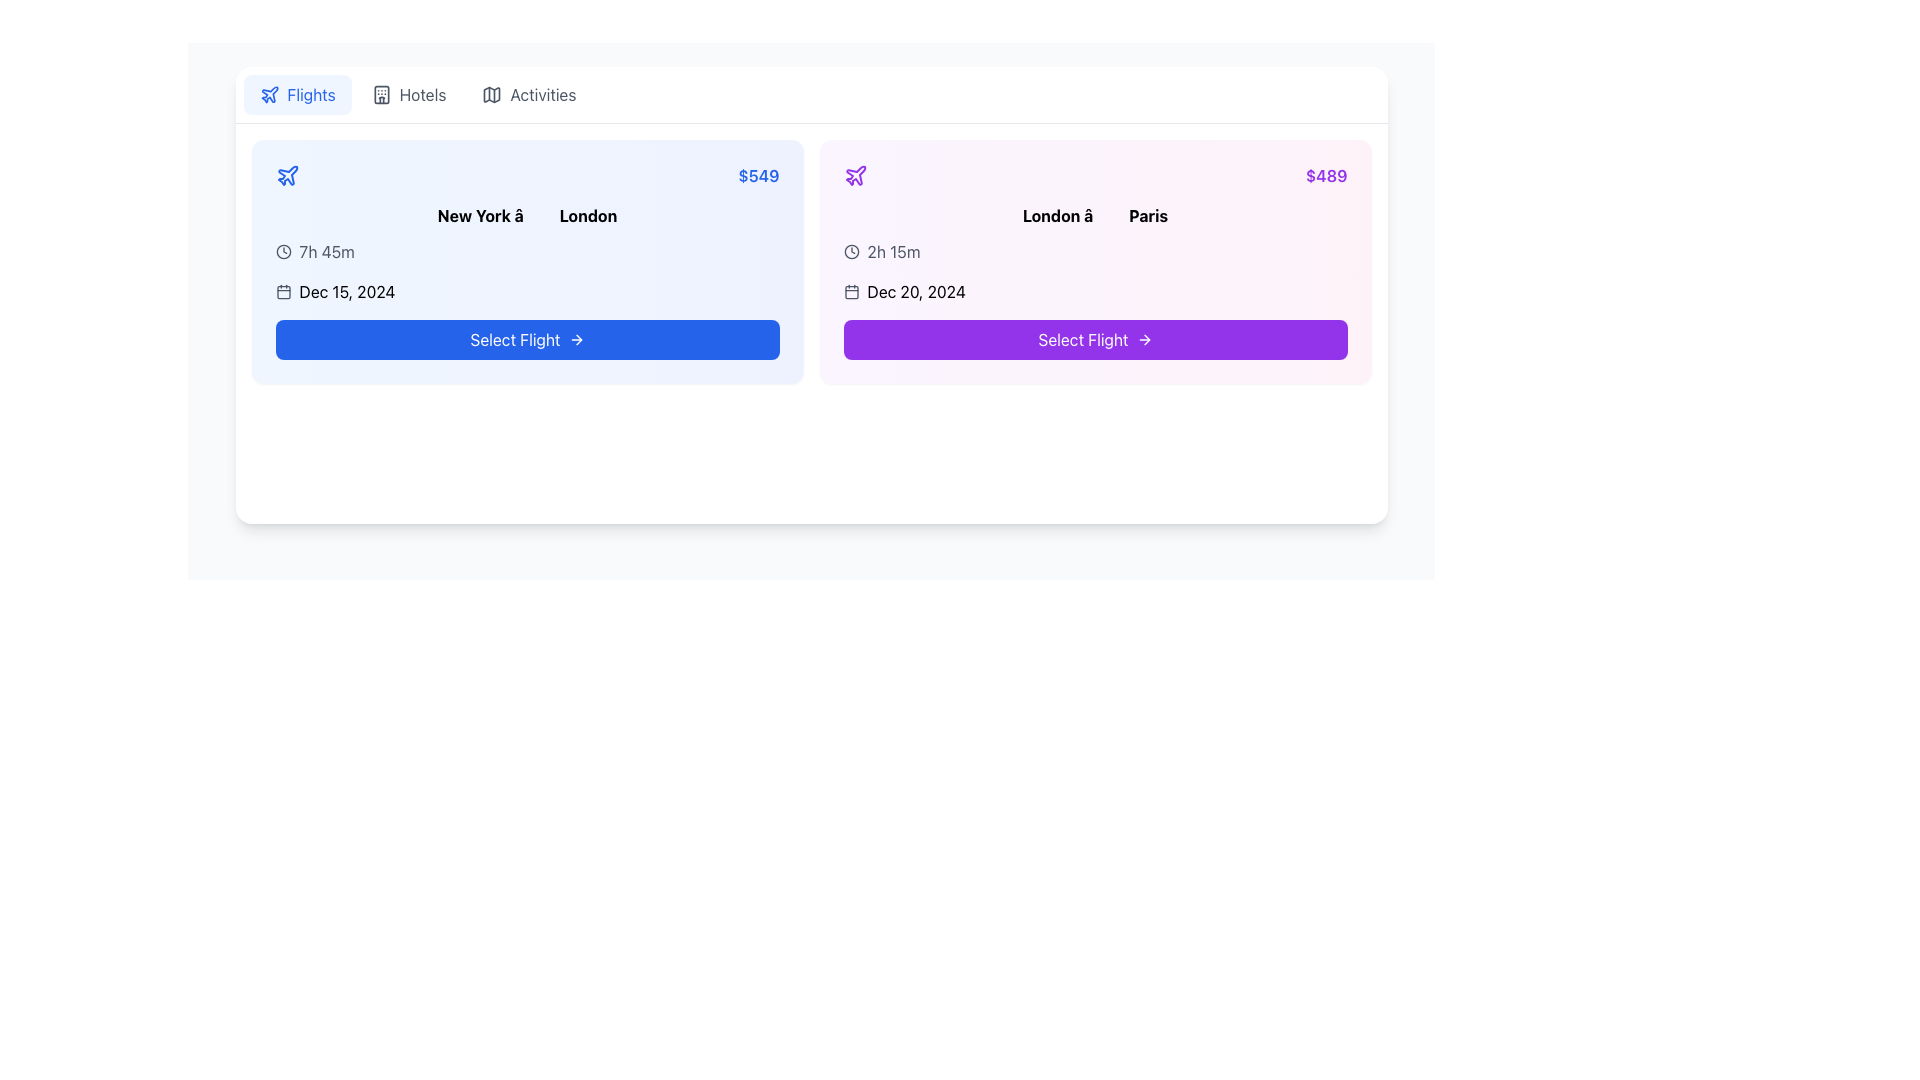 The width and height of the screenshot is (1920, 1080). Describe the element at coordinates (282, 250) in the screenshot. I see `accessibility metadata of the central circular part of the clock icon, which serves as the clock face outline in the second card of the interface` at that location.